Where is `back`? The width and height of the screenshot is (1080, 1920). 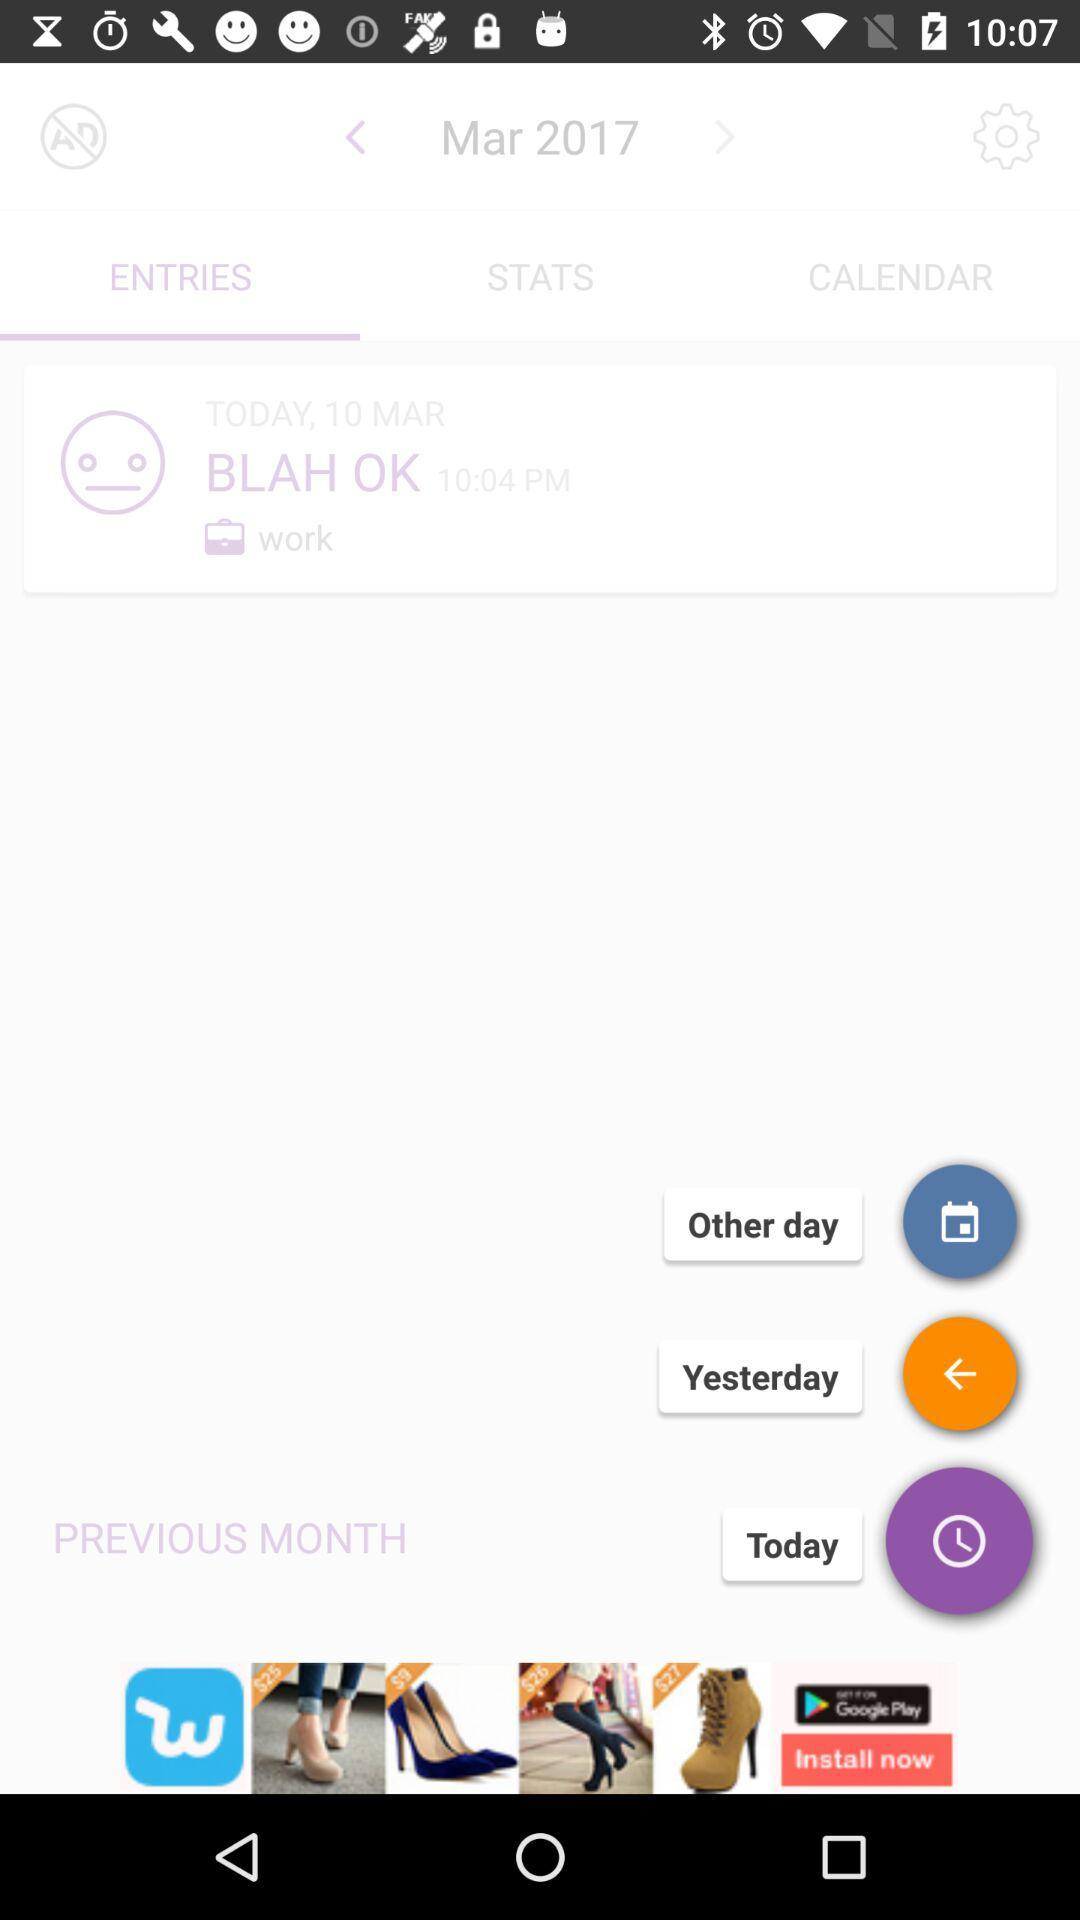
back is located at coordinates (354, 135).